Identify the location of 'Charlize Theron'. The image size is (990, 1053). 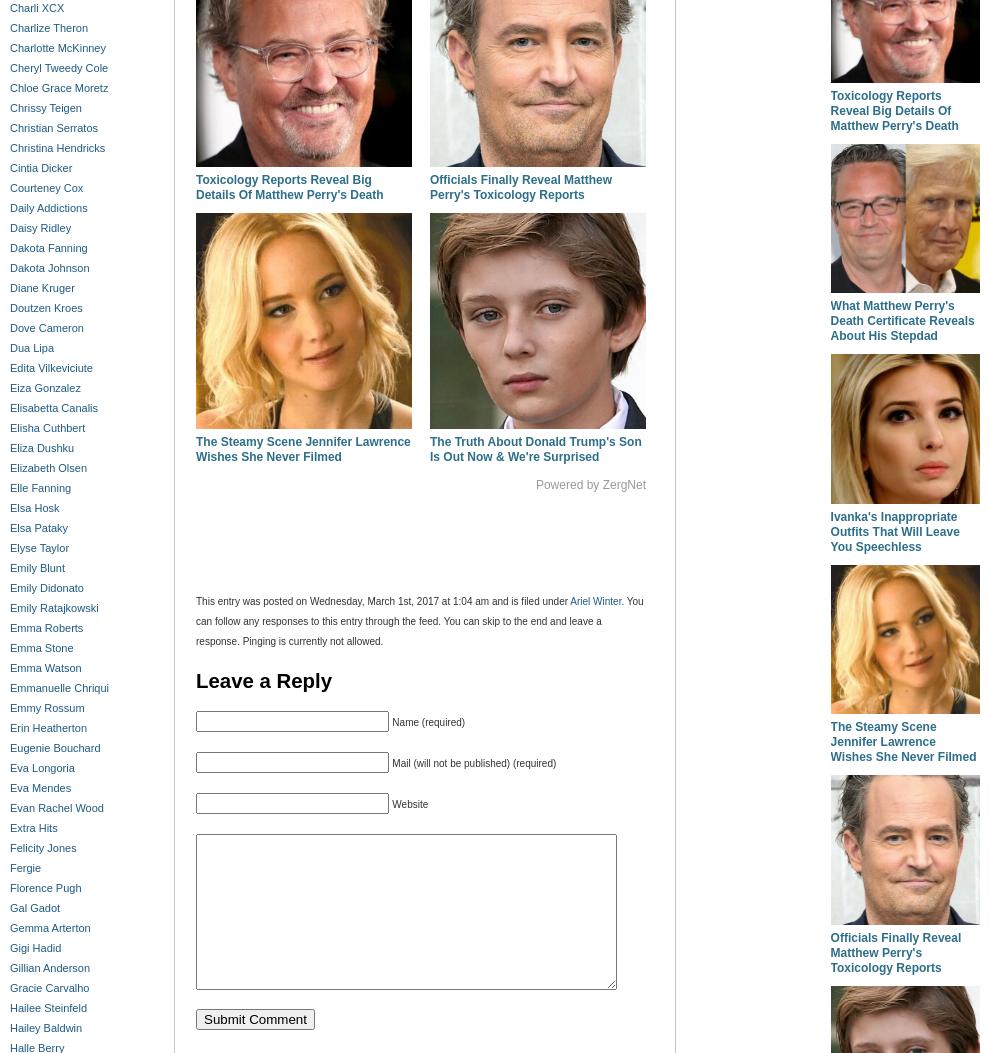
(48, 28).